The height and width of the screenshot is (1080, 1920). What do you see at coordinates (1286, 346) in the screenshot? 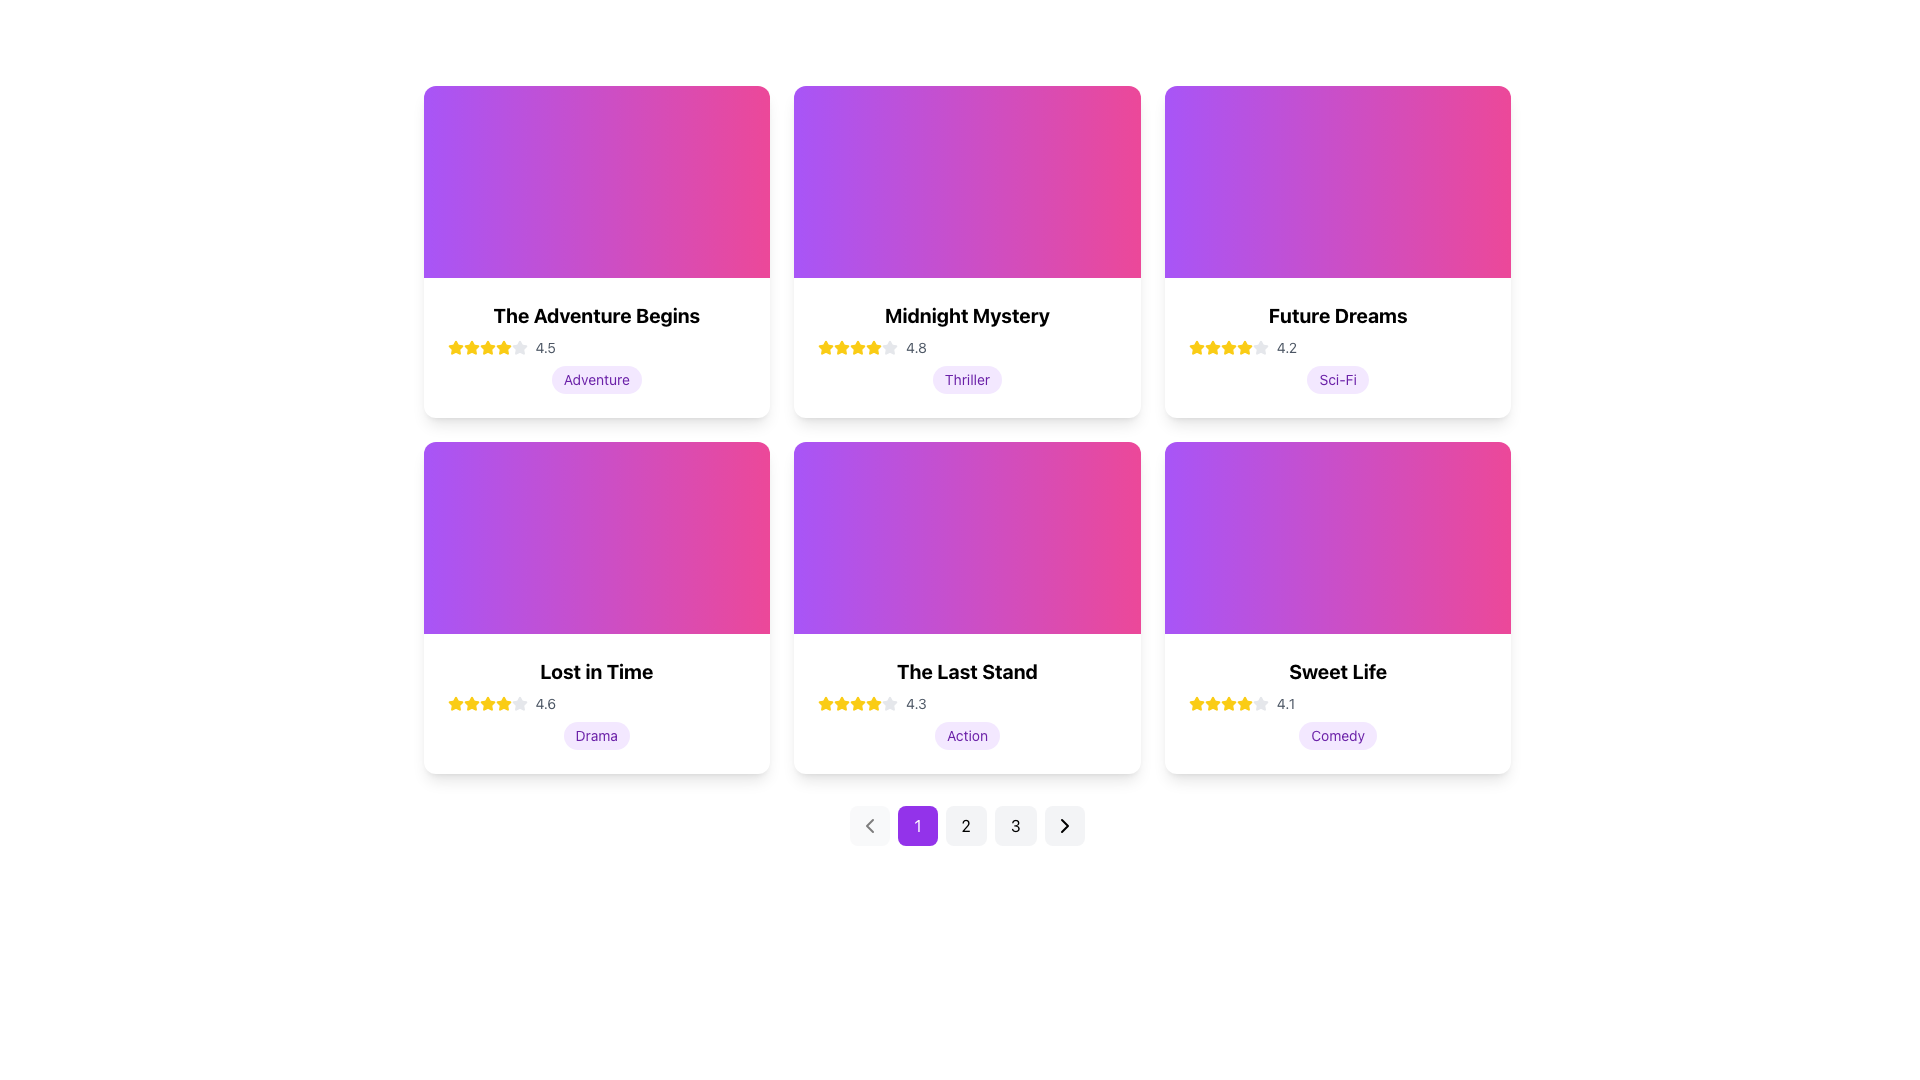
I see `the numerical rating text displaying the average user rating for the 'Future Dreams' item` at bounding box center [1286, 346].